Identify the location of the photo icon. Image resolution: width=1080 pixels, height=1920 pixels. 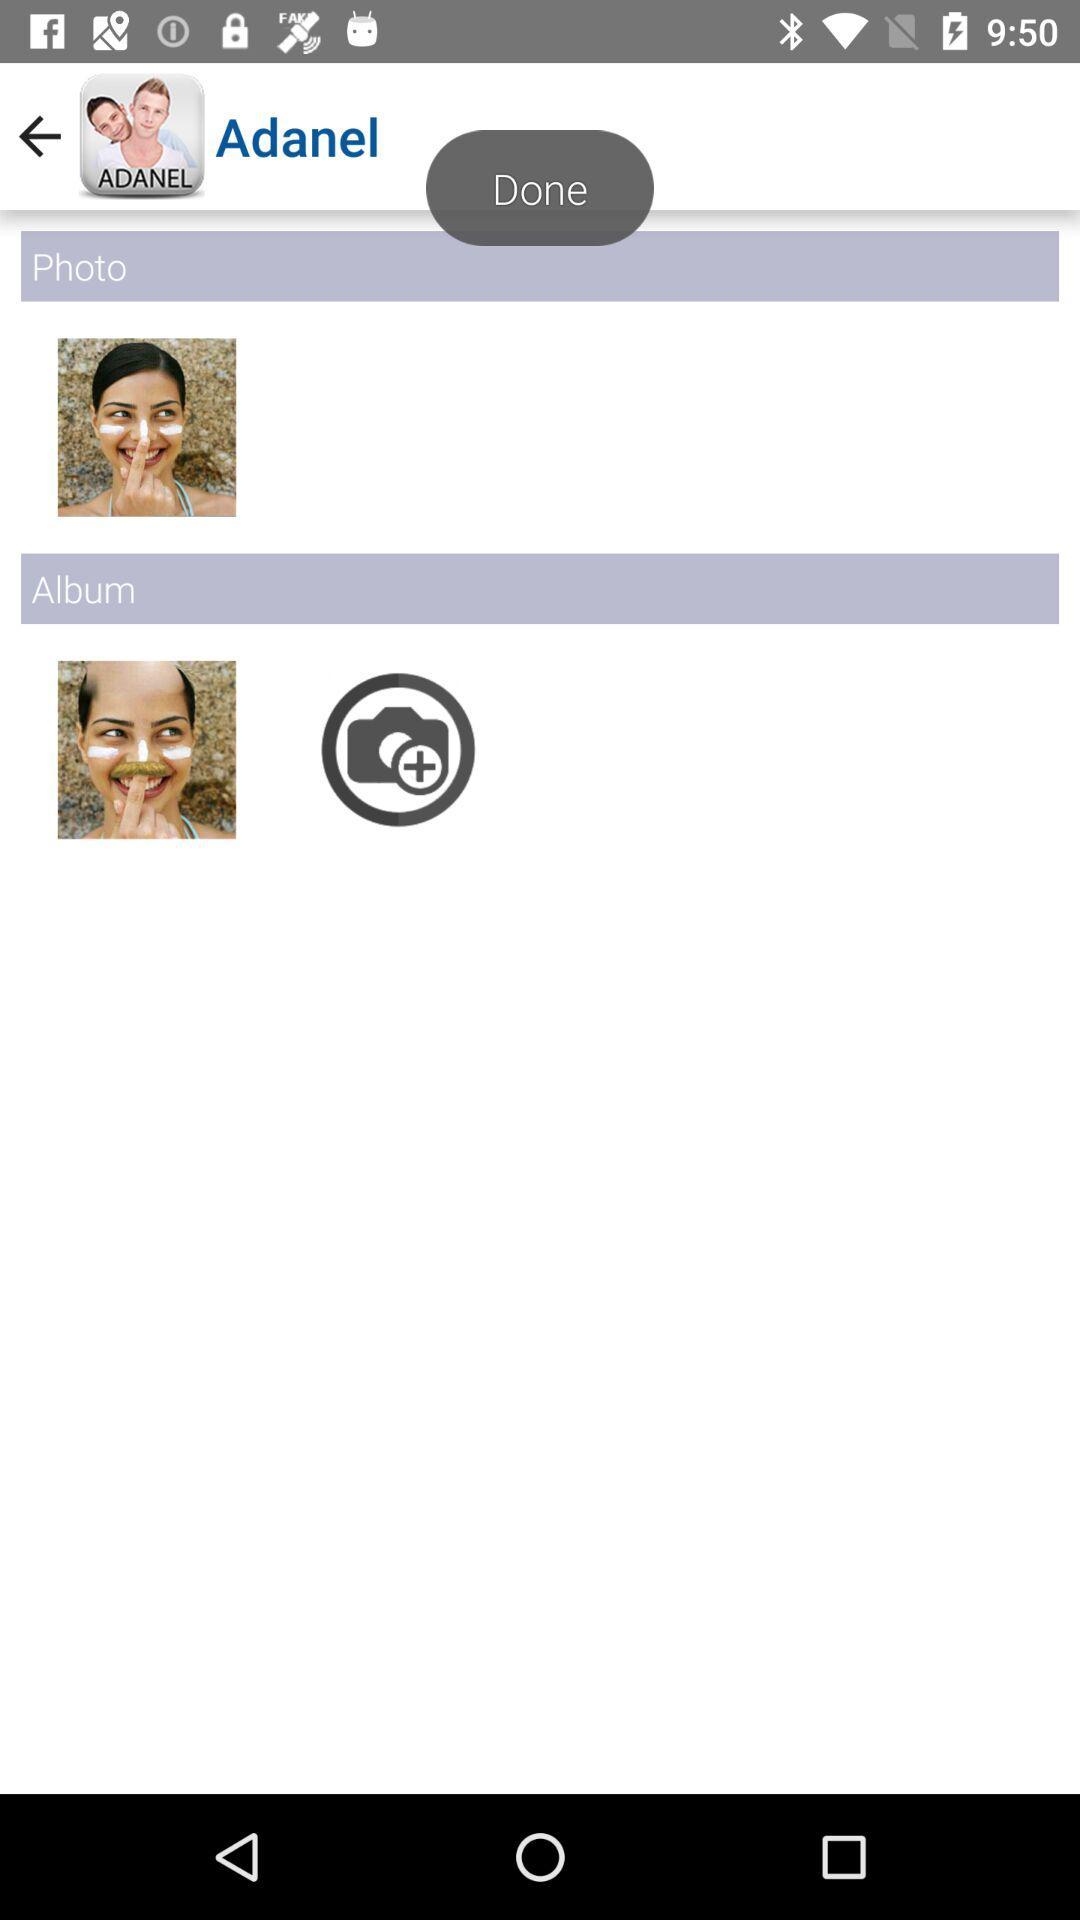
(398, 748).